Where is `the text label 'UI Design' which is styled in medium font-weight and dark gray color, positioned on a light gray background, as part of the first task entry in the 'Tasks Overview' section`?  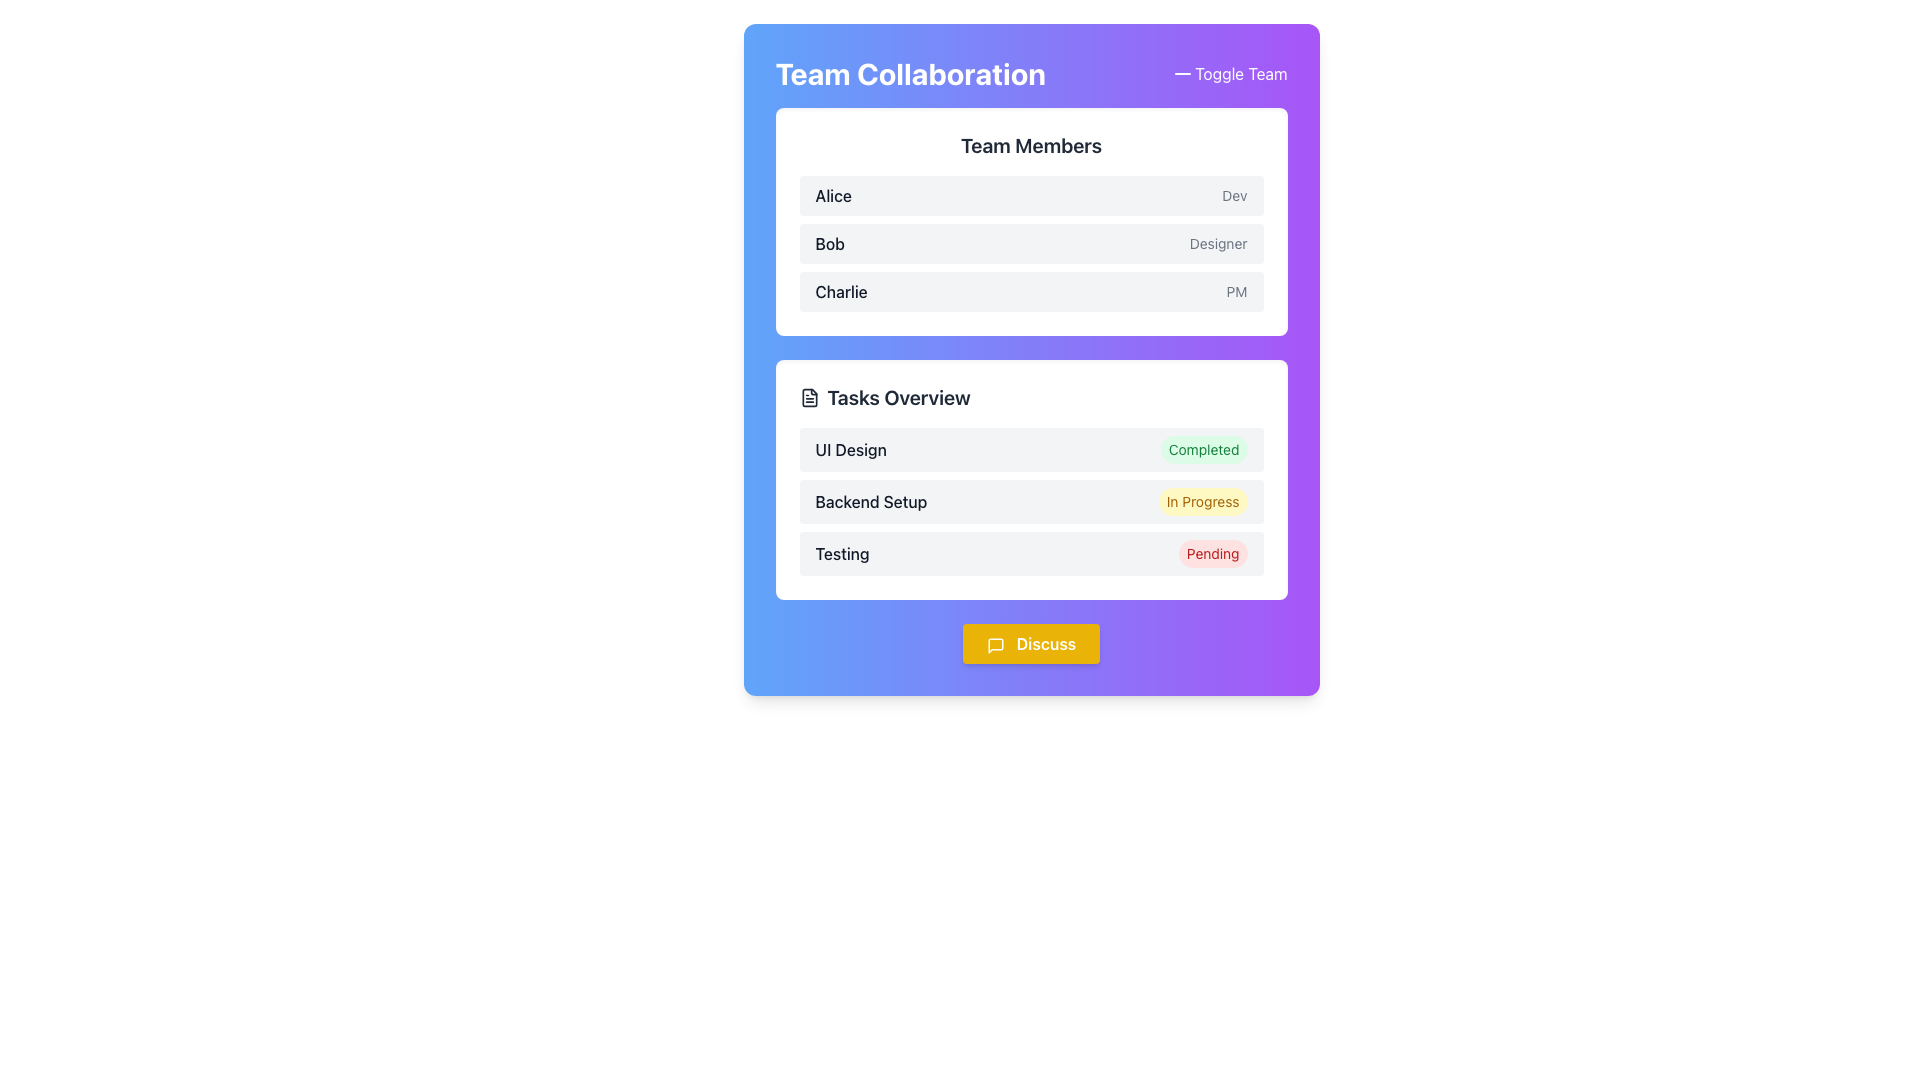
the text label 'UI Design' which is styled in medium font-weight and dark gray color, positioned on a light gray background, as part of the first task entry in the 'Tasks Overview' section is located at coordinates (851, 450).